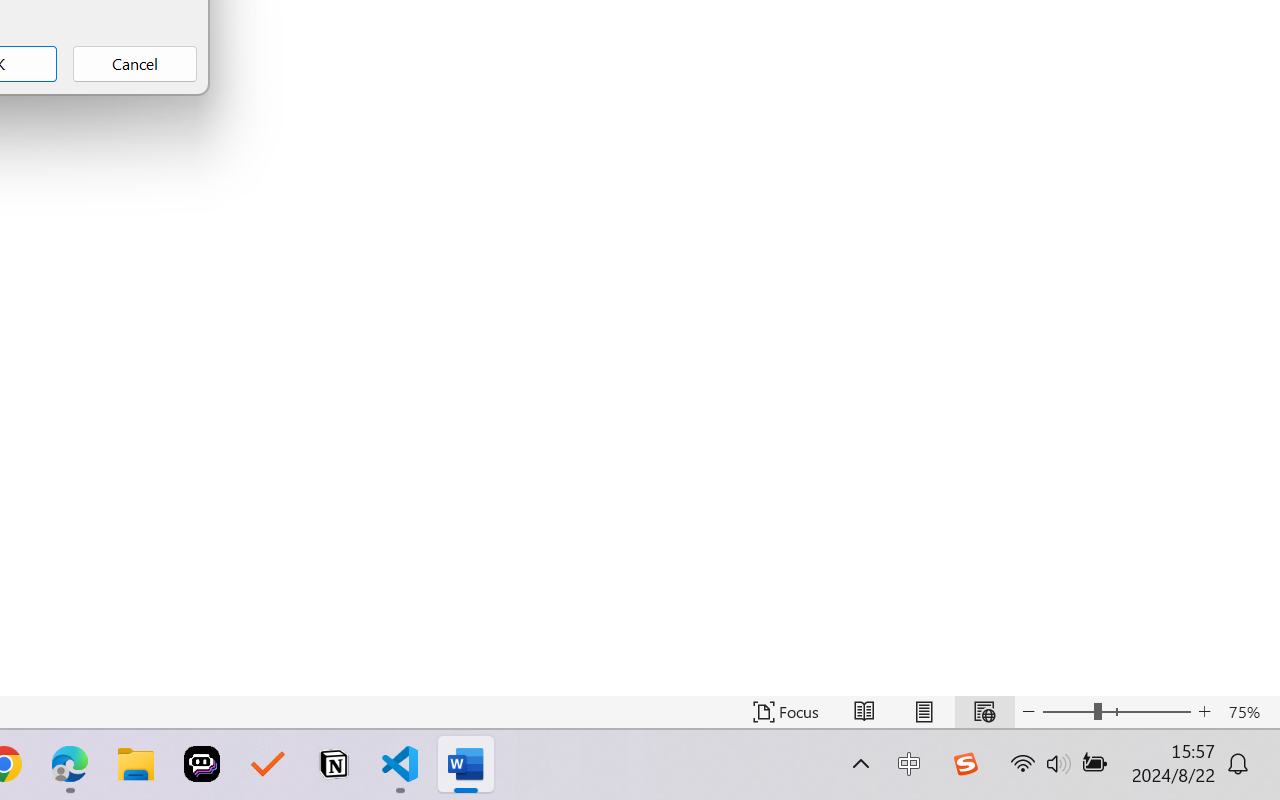 This screenshot has width=1280, height=800. What do you see at coordinates (785, 711) in the screenshot?
I see `'Focus '` at bounding box center [785, 711].